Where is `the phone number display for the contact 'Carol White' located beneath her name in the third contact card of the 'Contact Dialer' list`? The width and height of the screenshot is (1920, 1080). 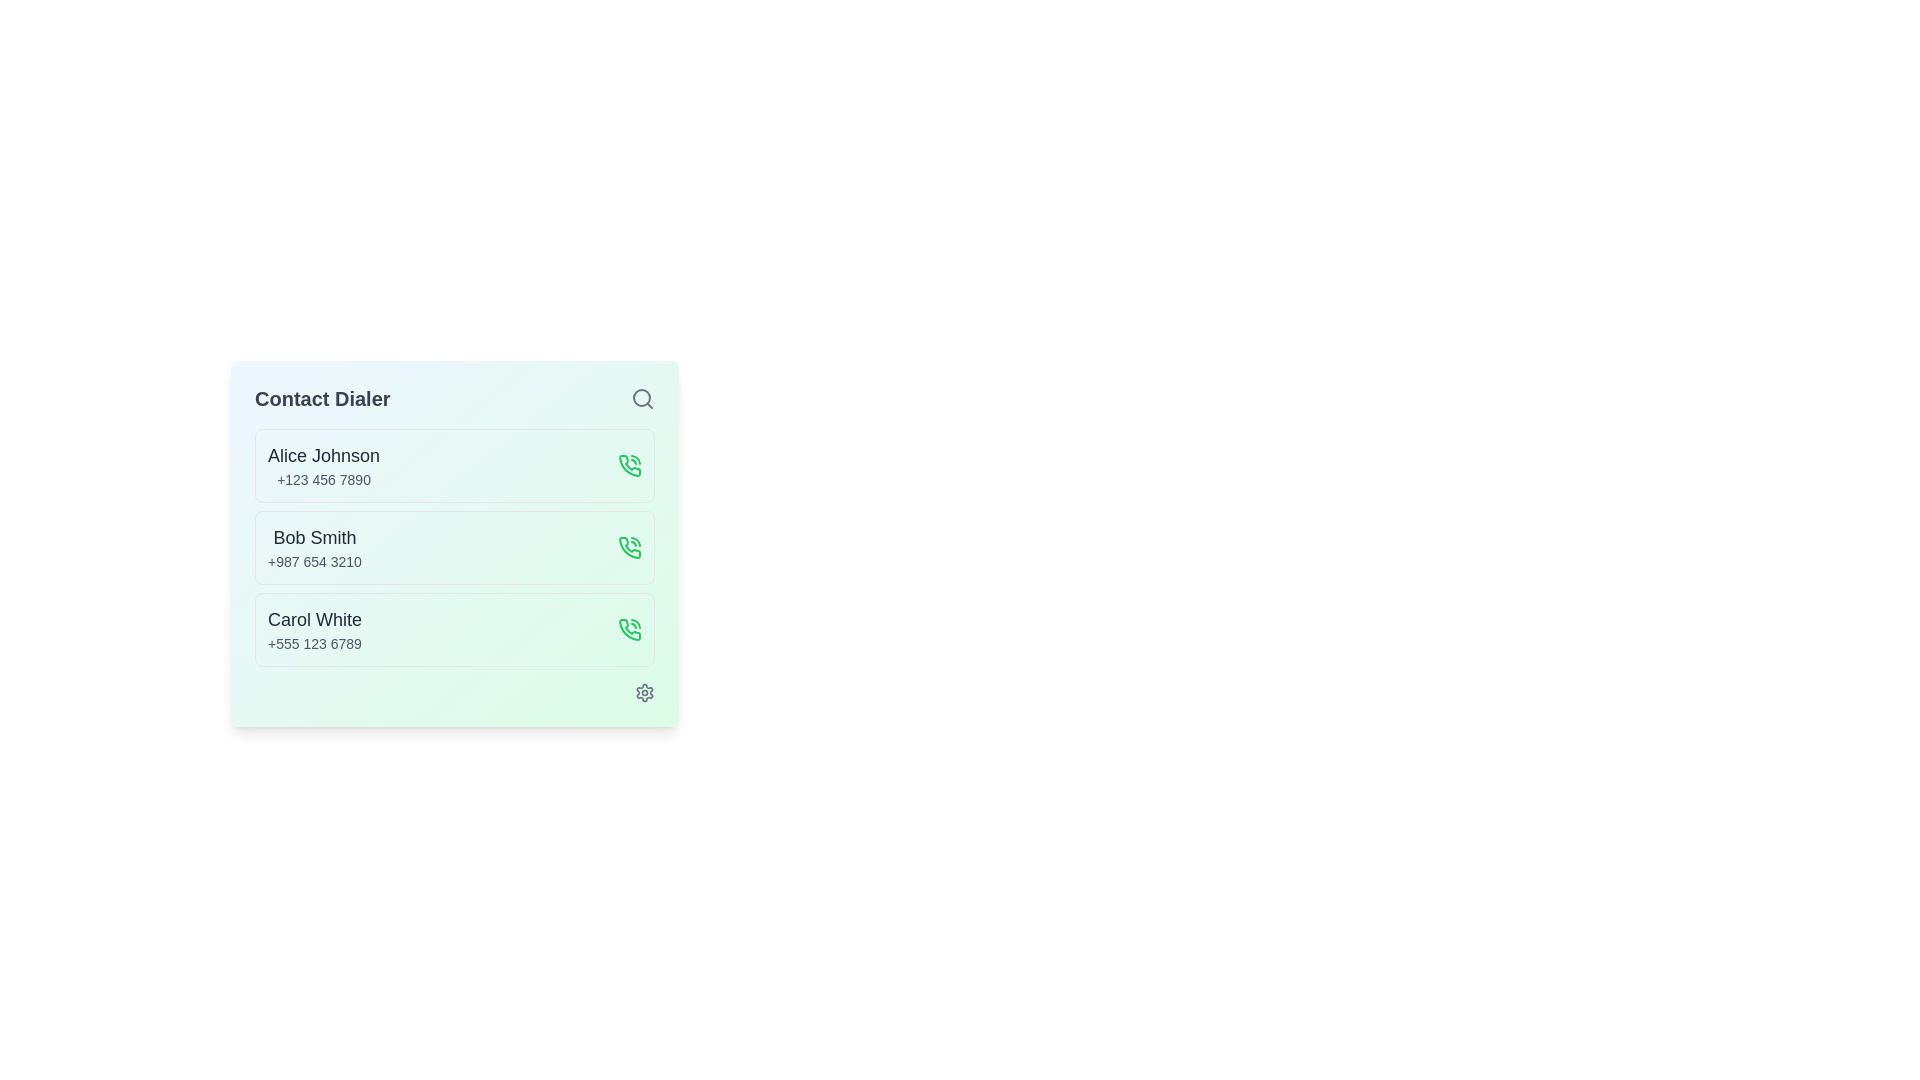
the phone number display for the contact 'Carol White' located beneath her name in the third contact card of the 'Contact Dialer' list is located at coordinates (314, 644).